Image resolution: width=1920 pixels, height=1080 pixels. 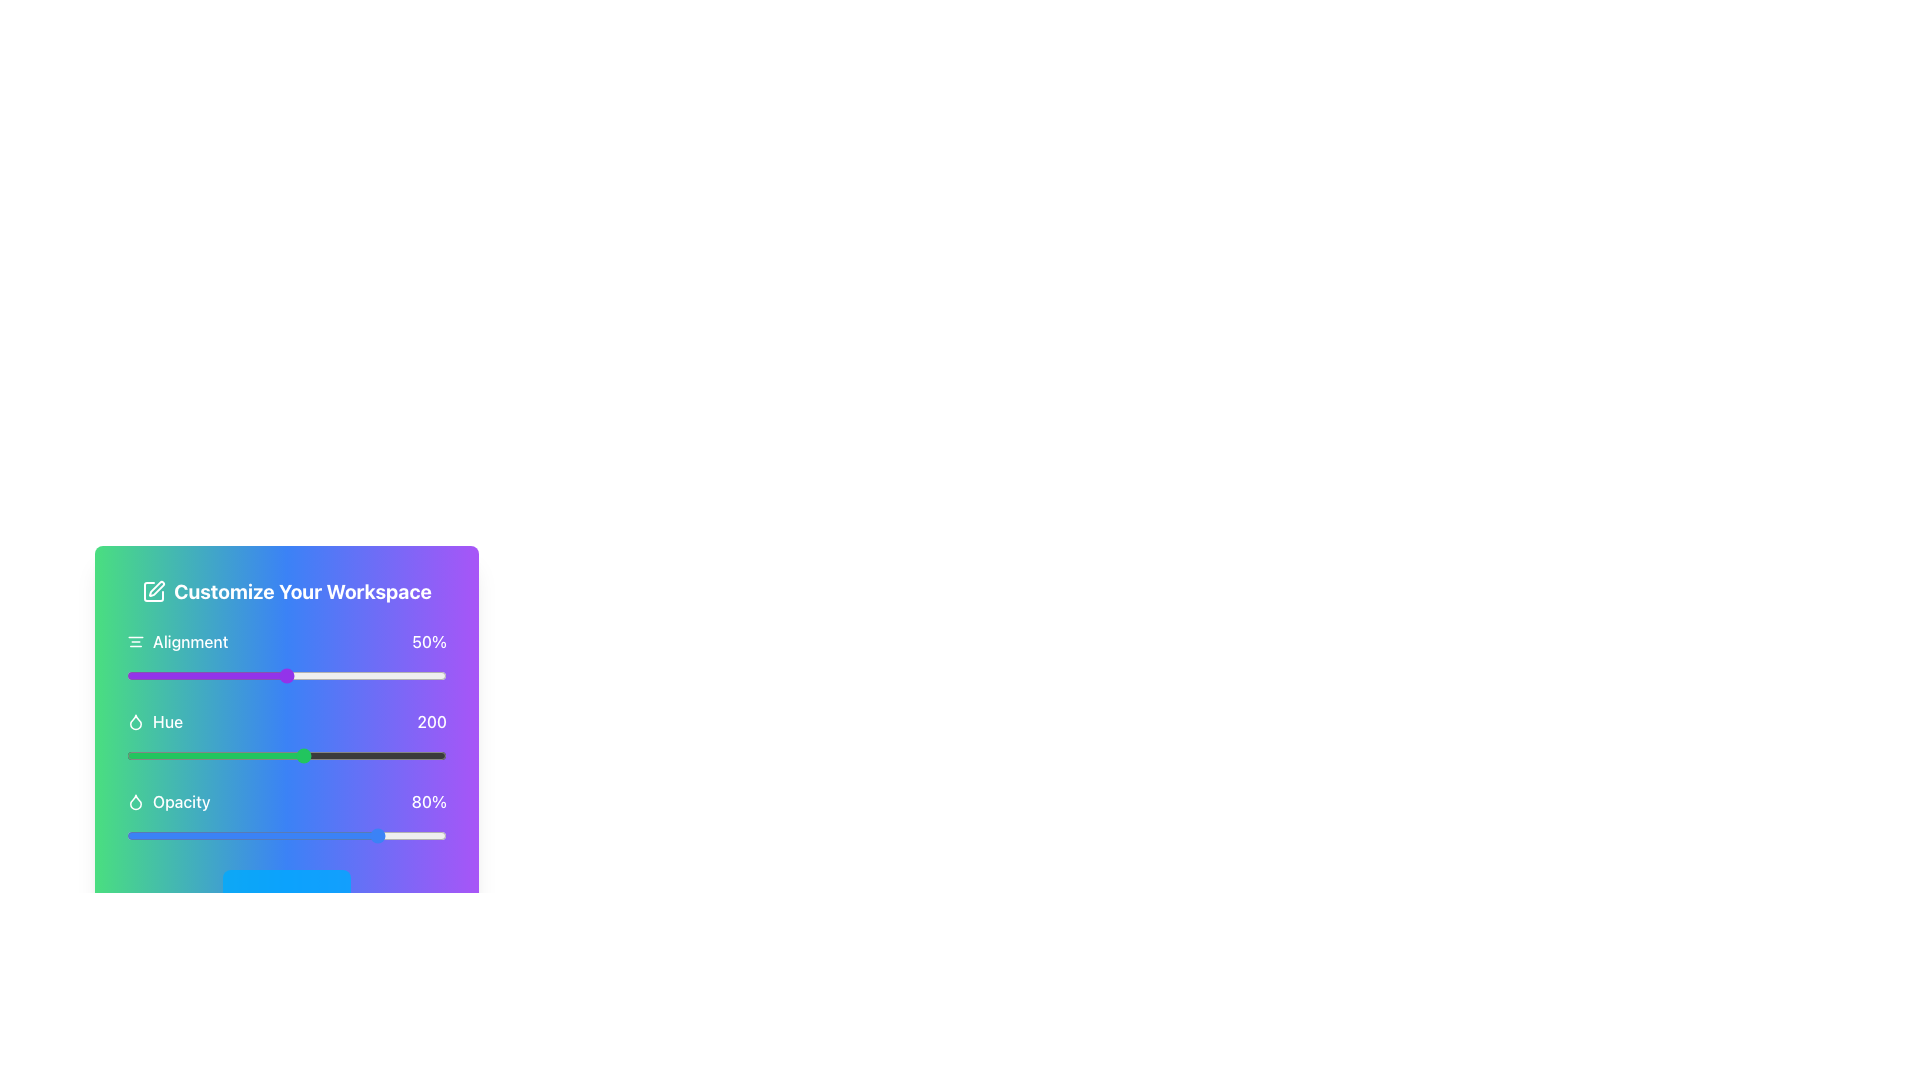 I want to click on displayed value from the text label showing '200' in the 'Hue' section of the 'Customize Your Workspace' panel, located on the right side adjacent to the hue slider bar, so click(x=431, y=721).